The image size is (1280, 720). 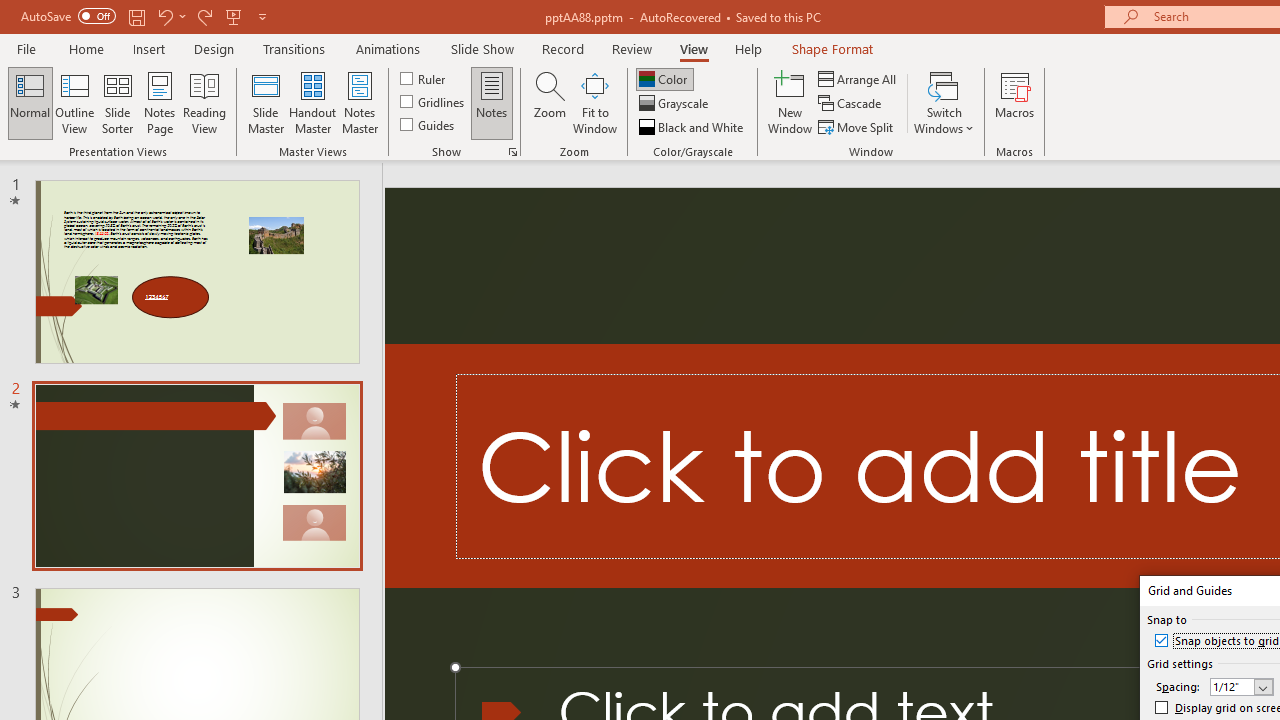 What do you see at coordinates (858, 78) in the screenshot?
I see `'Arrange All'` at bounding box center [858, 78].